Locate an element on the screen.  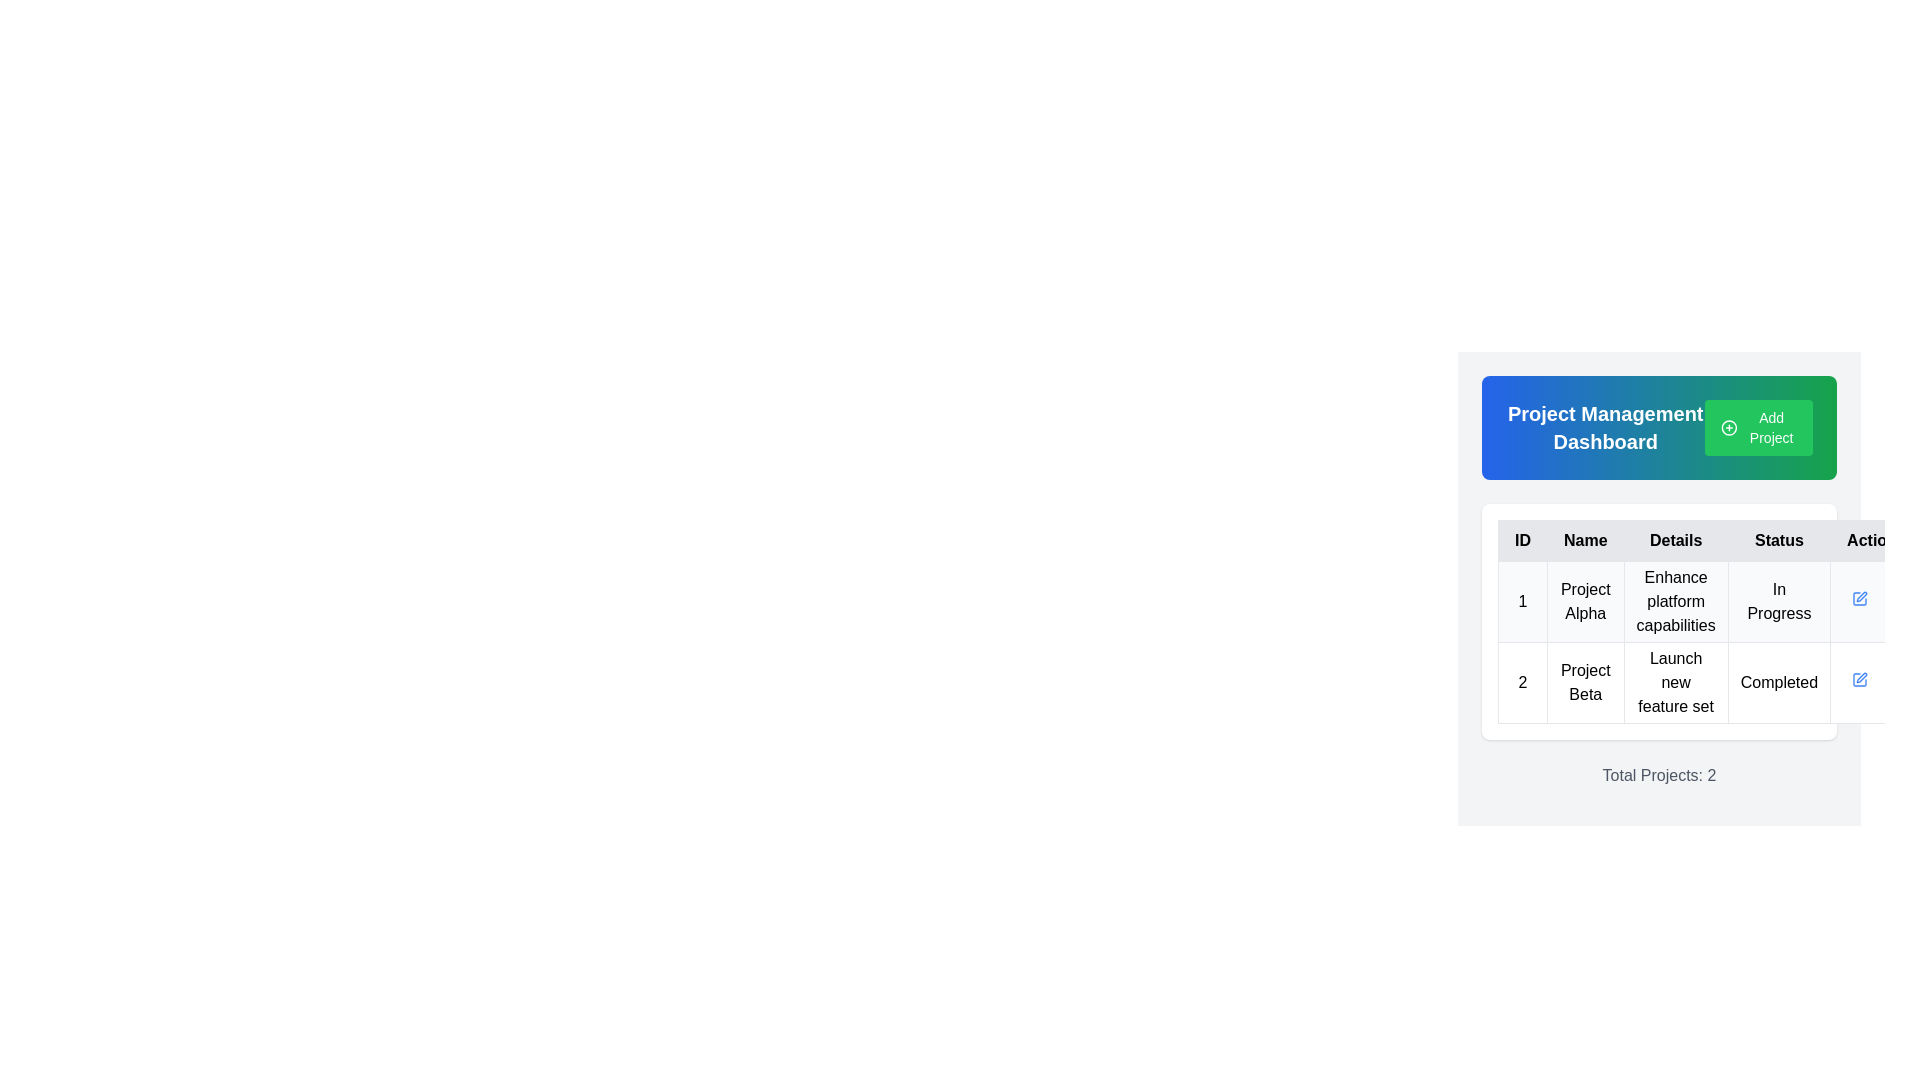
the pen-shaped icon button in the 'Actions' column of the 'Project Management Dashboard' for 'Project Alpha' is located at coordinates (1859, 678).